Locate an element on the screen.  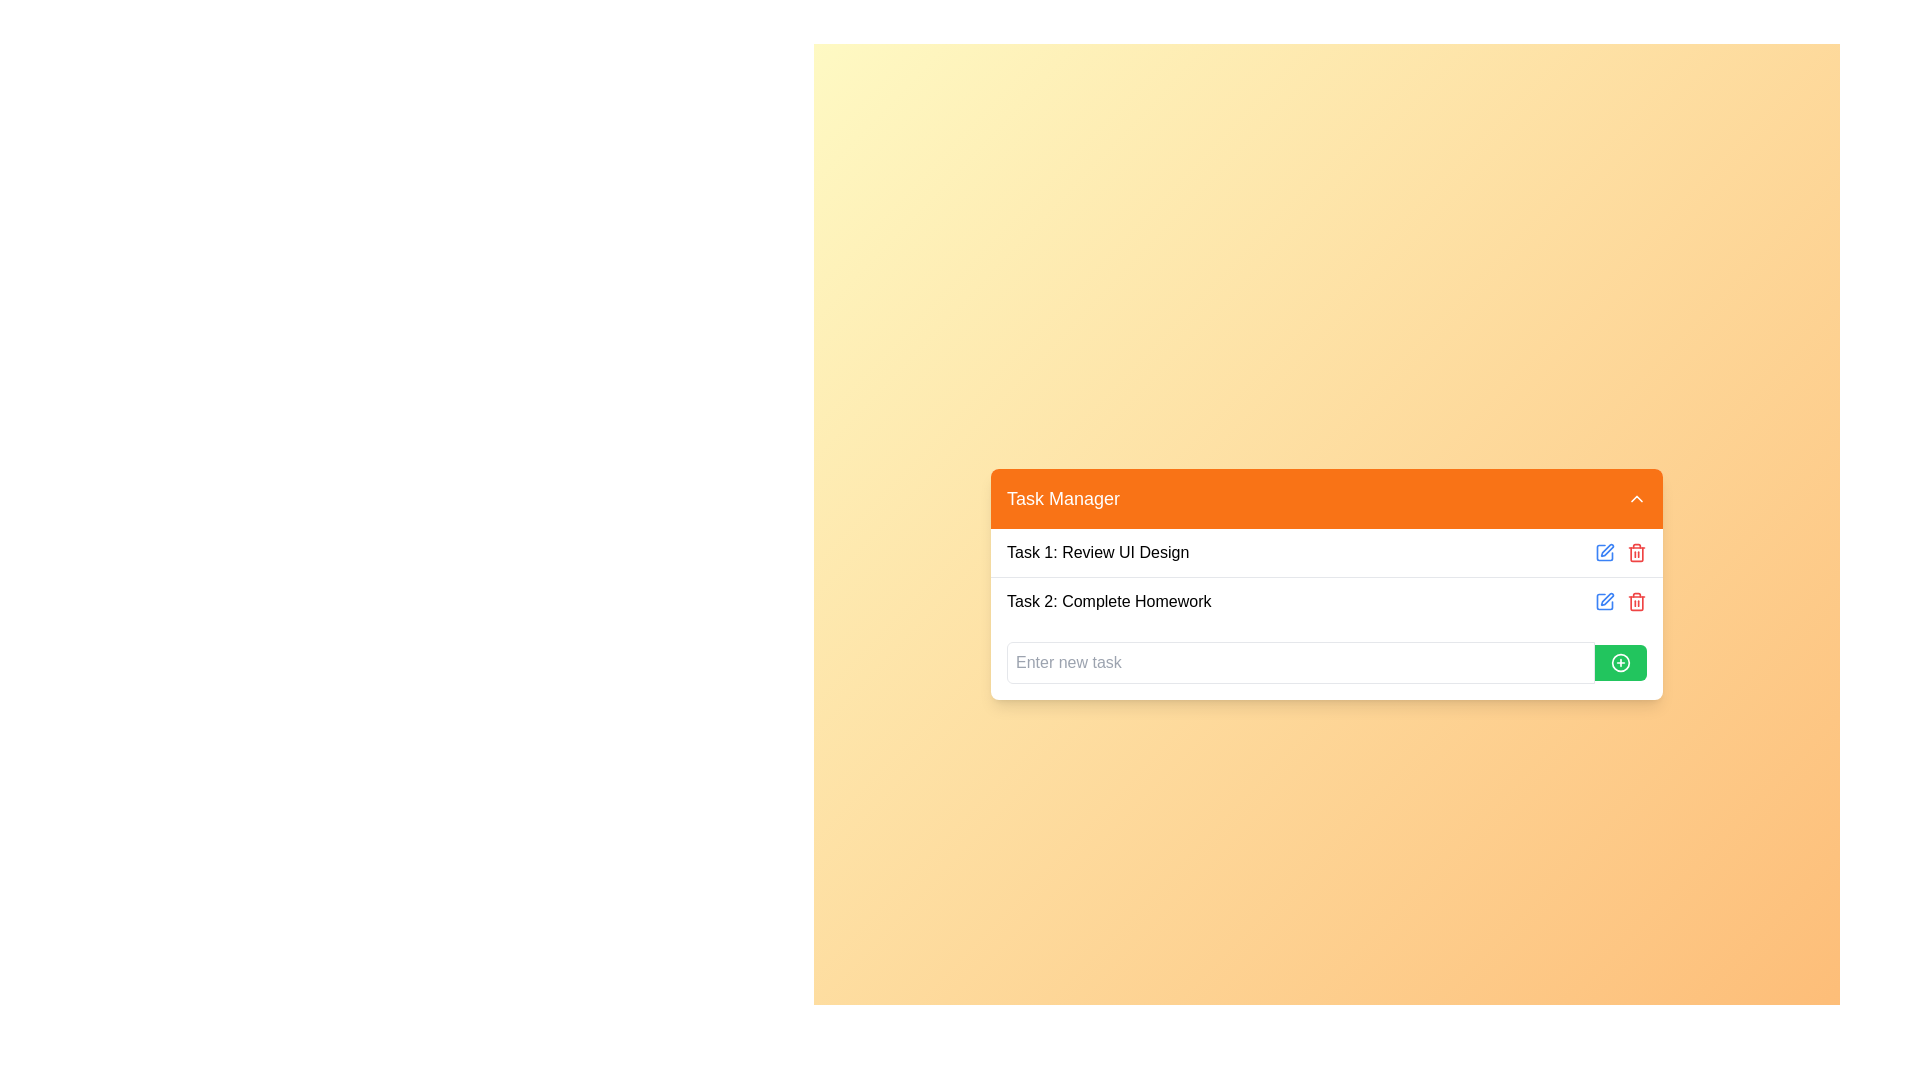
the circular icon button located at the bottom-right corner of the task management interface, which is used for adding new tasks is located at coordinates (1621, 662).